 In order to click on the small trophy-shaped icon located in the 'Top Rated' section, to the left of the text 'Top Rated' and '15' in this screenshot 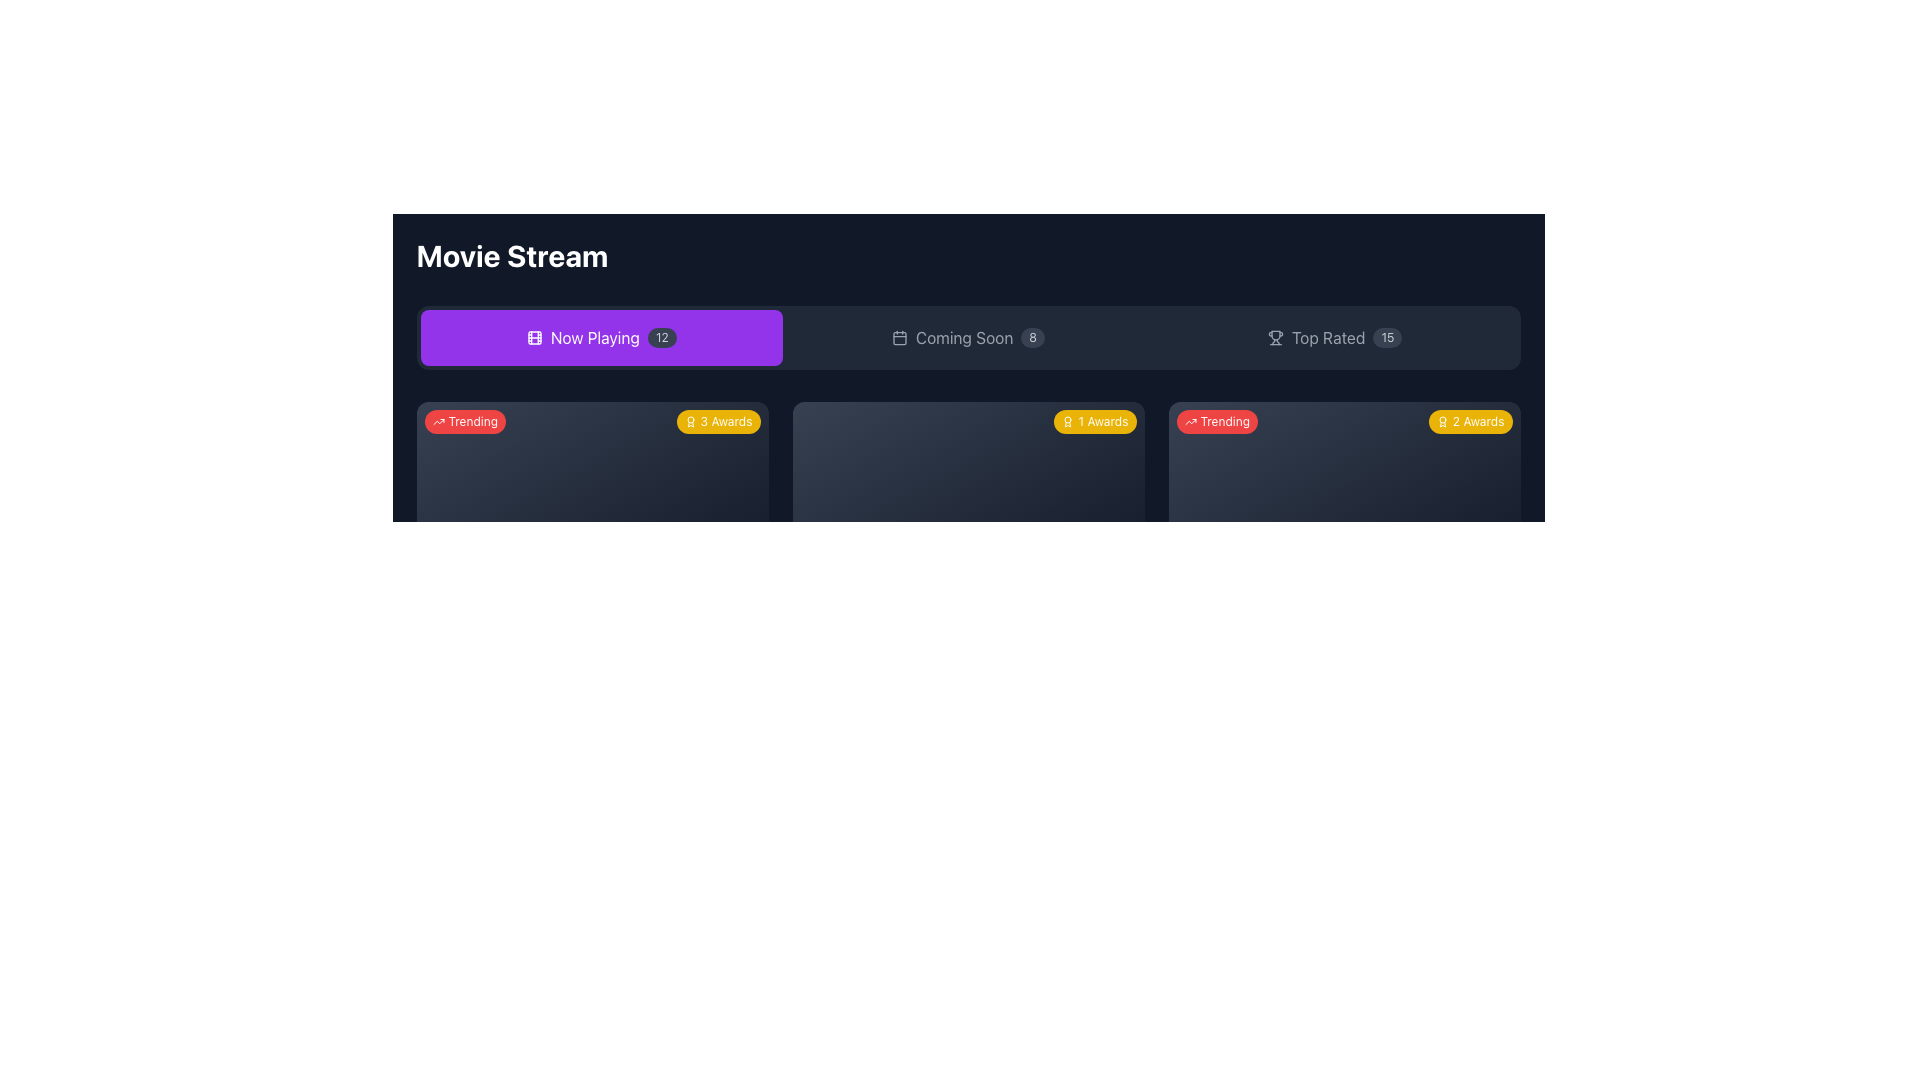, I will do `click(1275, 337)`.